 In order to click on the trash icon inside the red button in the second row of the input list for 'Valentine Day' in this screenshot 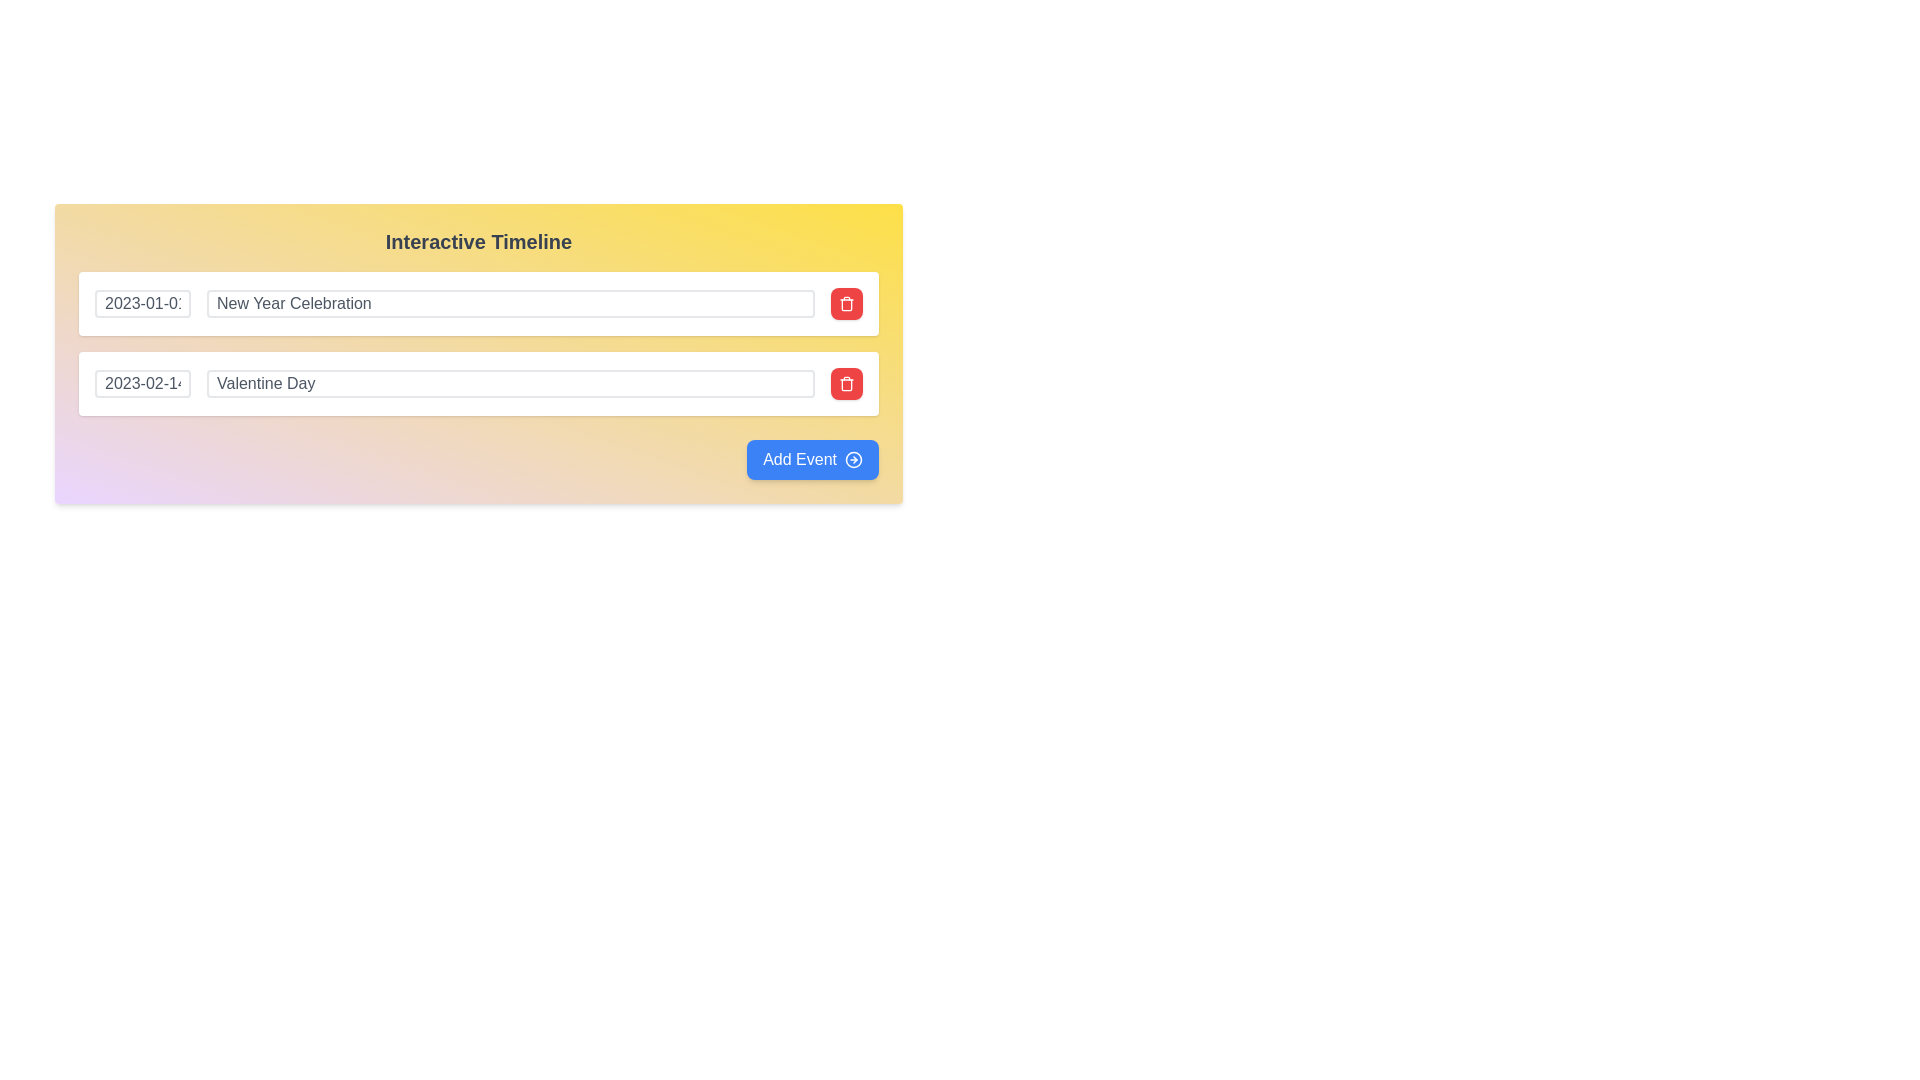, I will do `click(846, 384)`.